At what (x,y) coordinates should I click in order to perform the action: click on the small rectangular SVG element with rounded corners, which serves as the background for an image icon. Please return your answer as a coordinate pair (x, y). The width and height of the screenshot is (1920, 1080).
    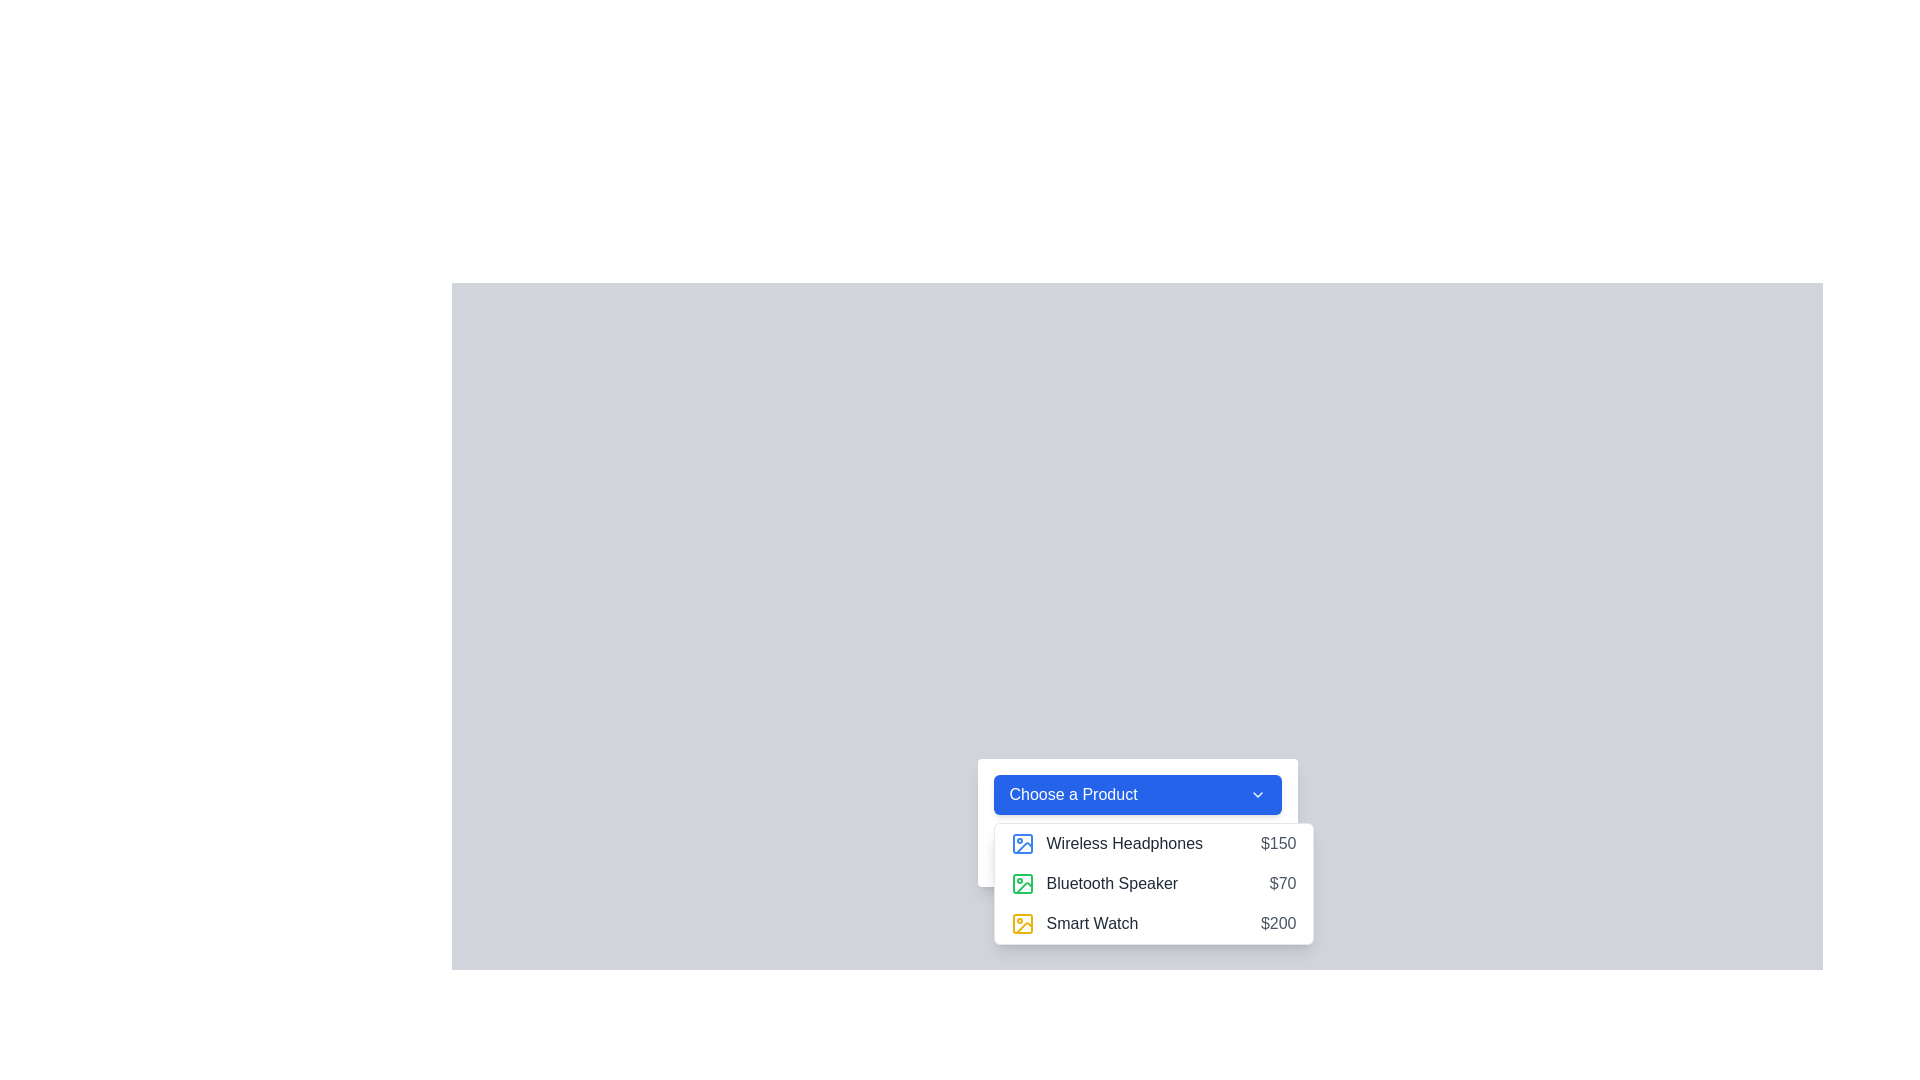
    Looking at the image, I should click on (1022, 844).